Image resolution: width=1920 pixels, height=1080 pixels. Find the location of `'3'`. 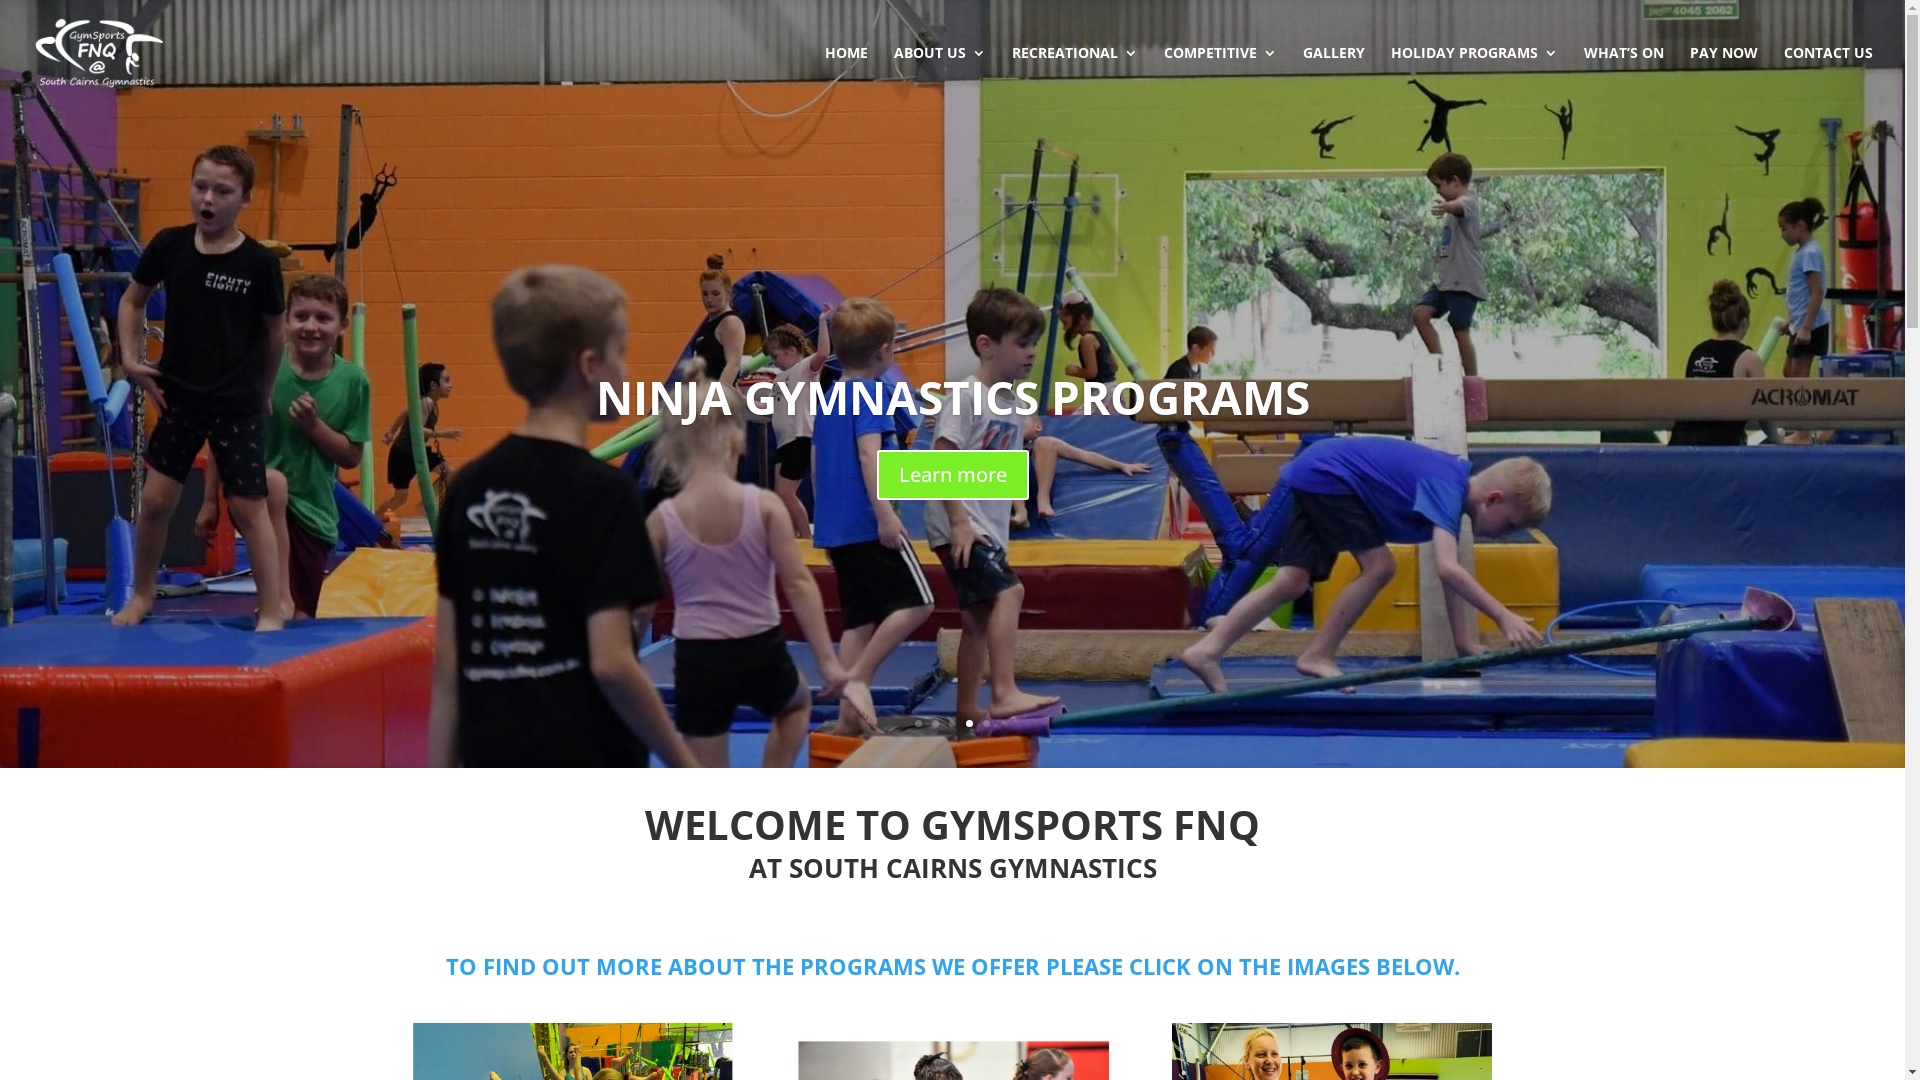

'3' is located at coordinates (951, 723).